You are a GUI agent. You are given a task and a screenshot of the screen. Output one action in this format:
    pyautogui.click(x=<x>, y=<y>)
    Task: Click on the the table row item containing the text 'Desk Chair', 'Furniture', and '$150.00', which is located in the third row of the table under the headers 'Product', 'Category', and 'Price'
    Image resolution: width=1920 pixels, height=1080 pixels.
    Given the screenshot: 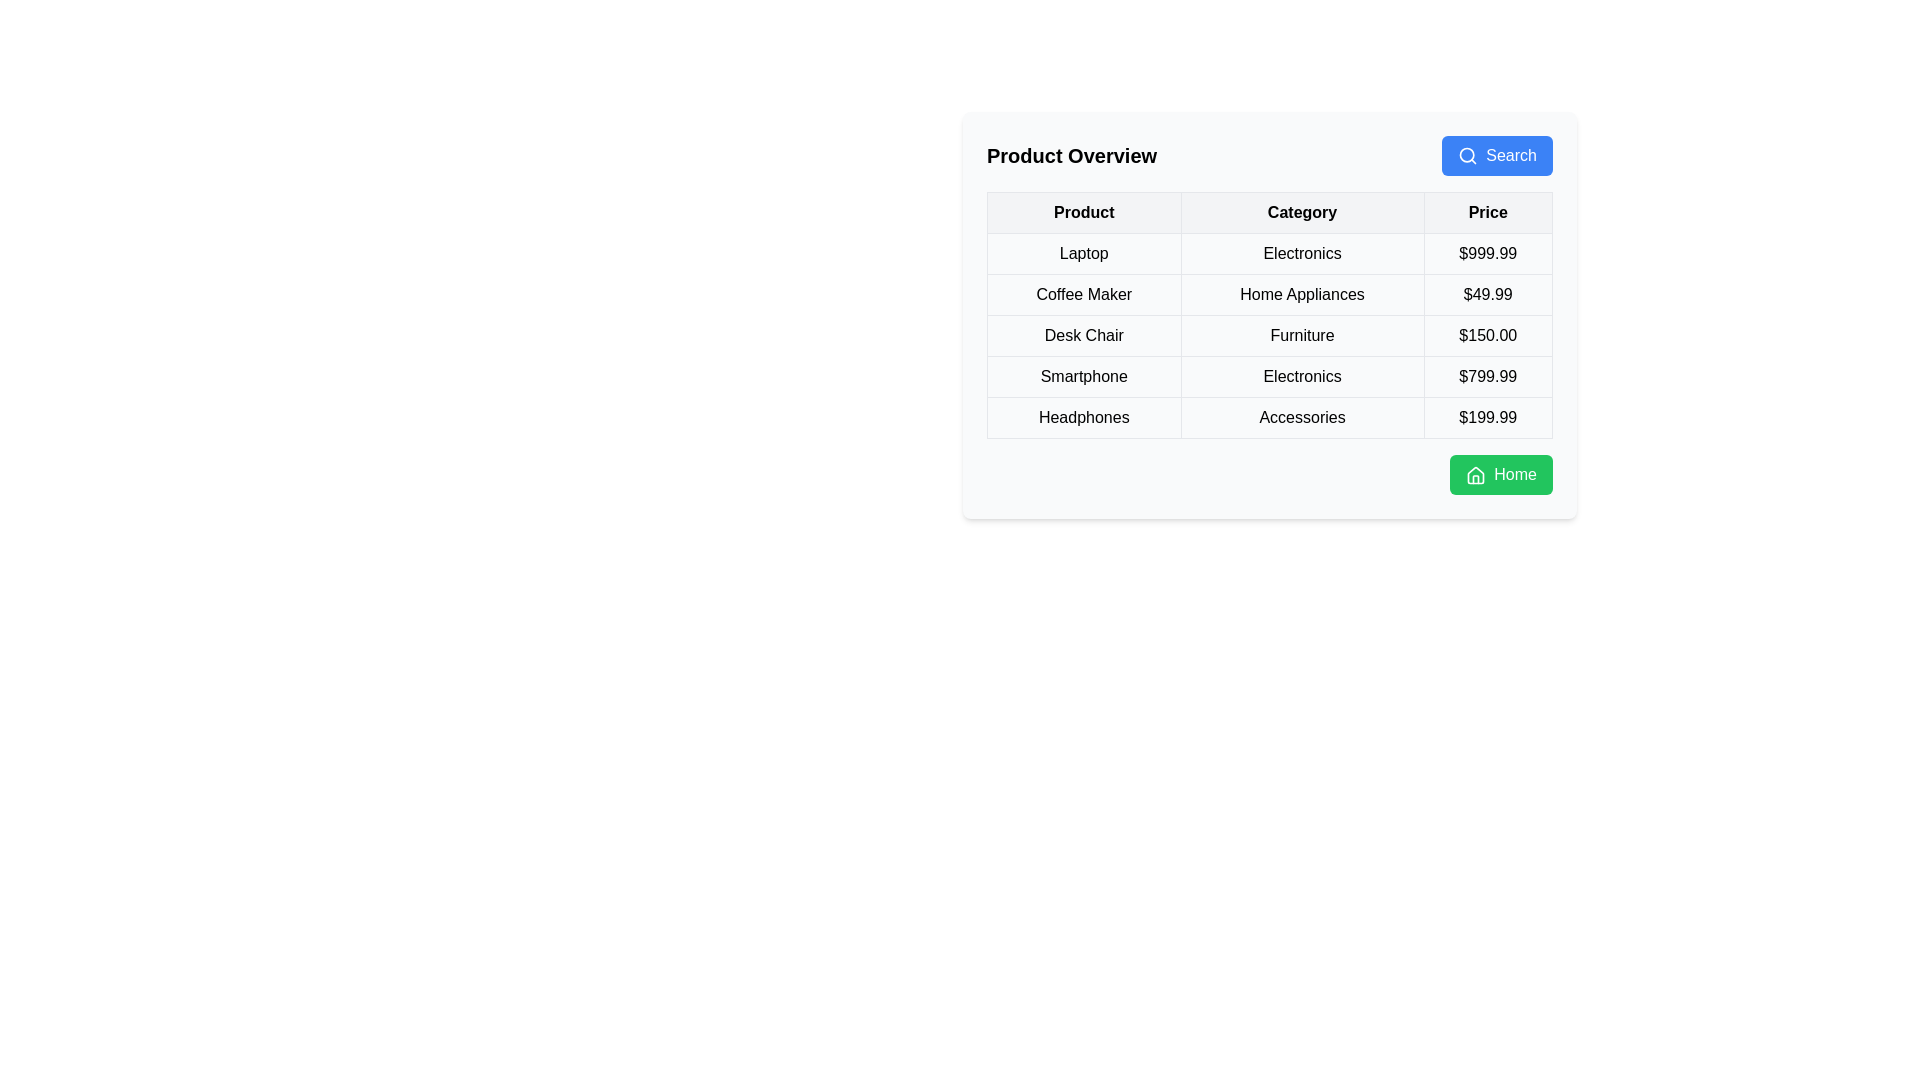 What is the action you would take?
    pyautogui.click(x=1269, y=334)
    